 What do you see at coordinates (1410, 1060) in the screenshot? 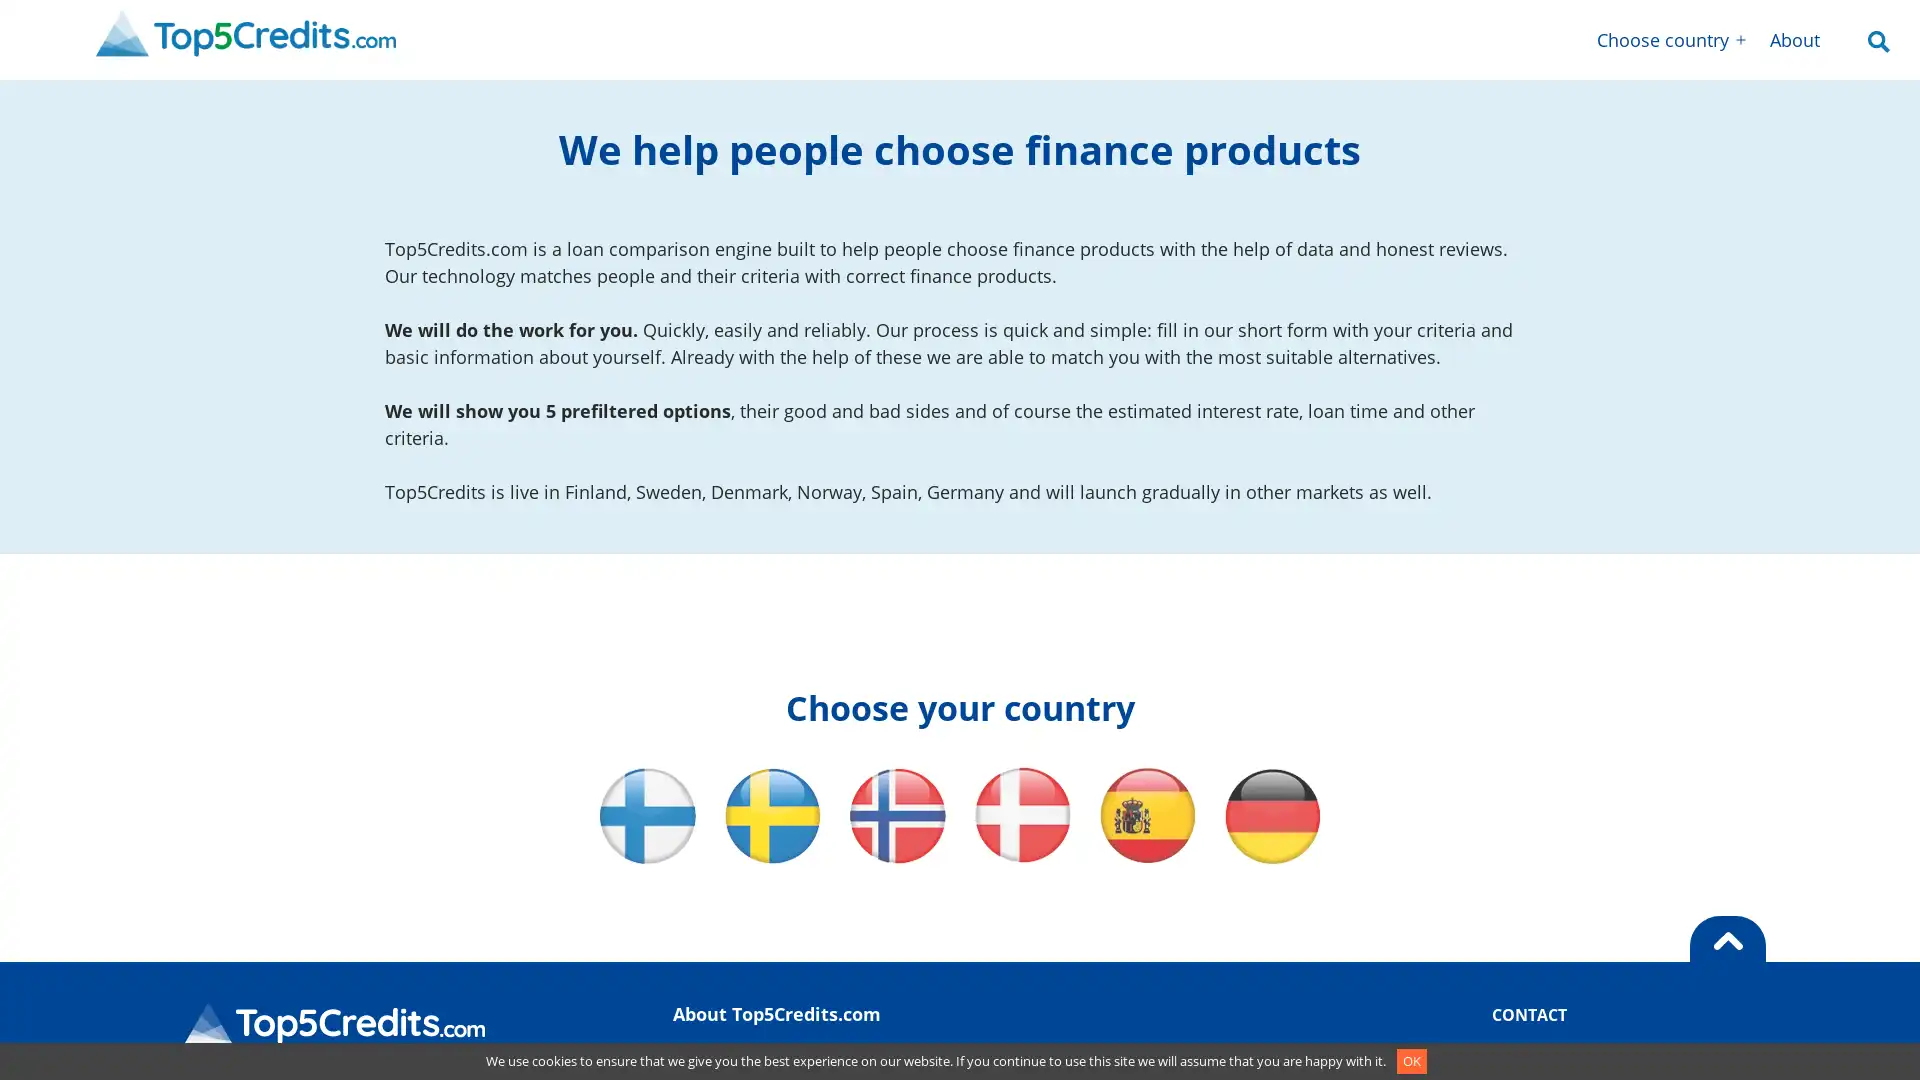
I see `OK` at bounding box center [1410, 1060].